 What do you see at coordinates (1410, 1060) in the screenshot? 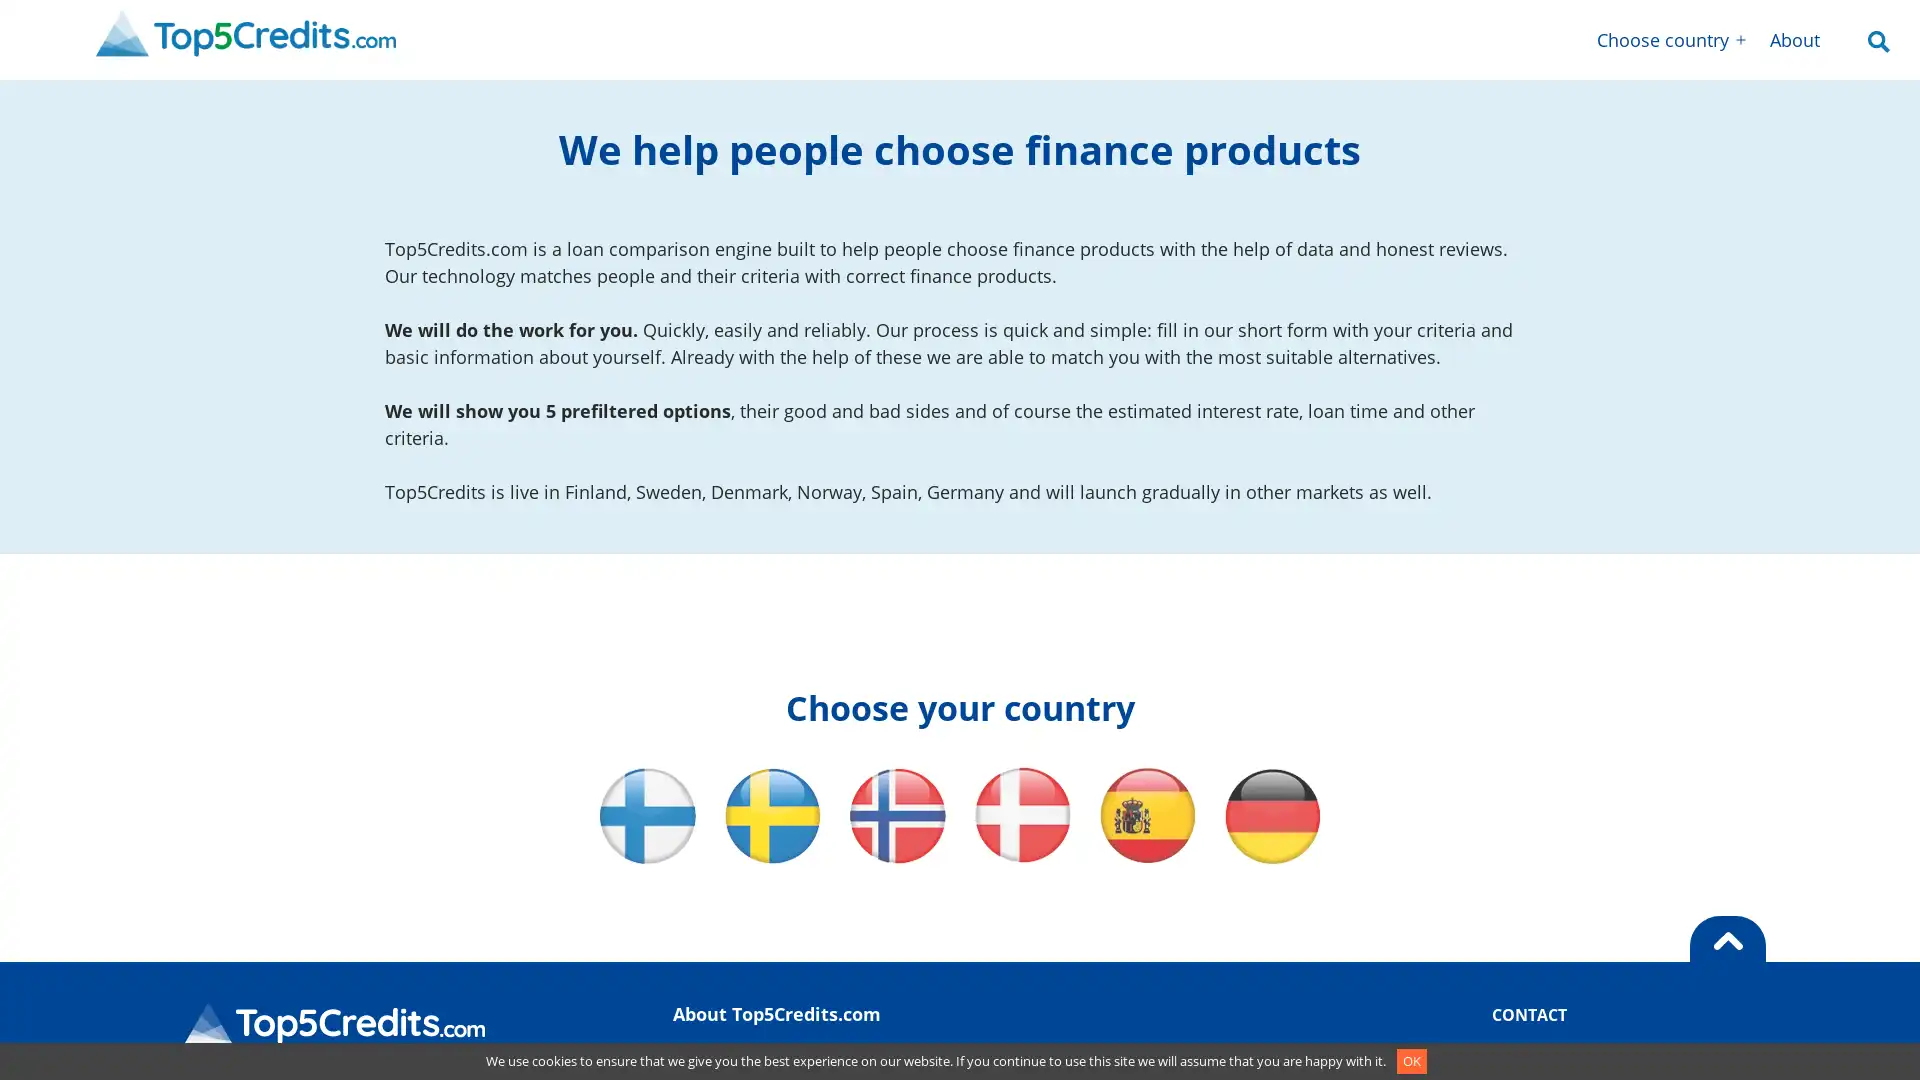
I see `OK` at bounding box center [1410, 1060].